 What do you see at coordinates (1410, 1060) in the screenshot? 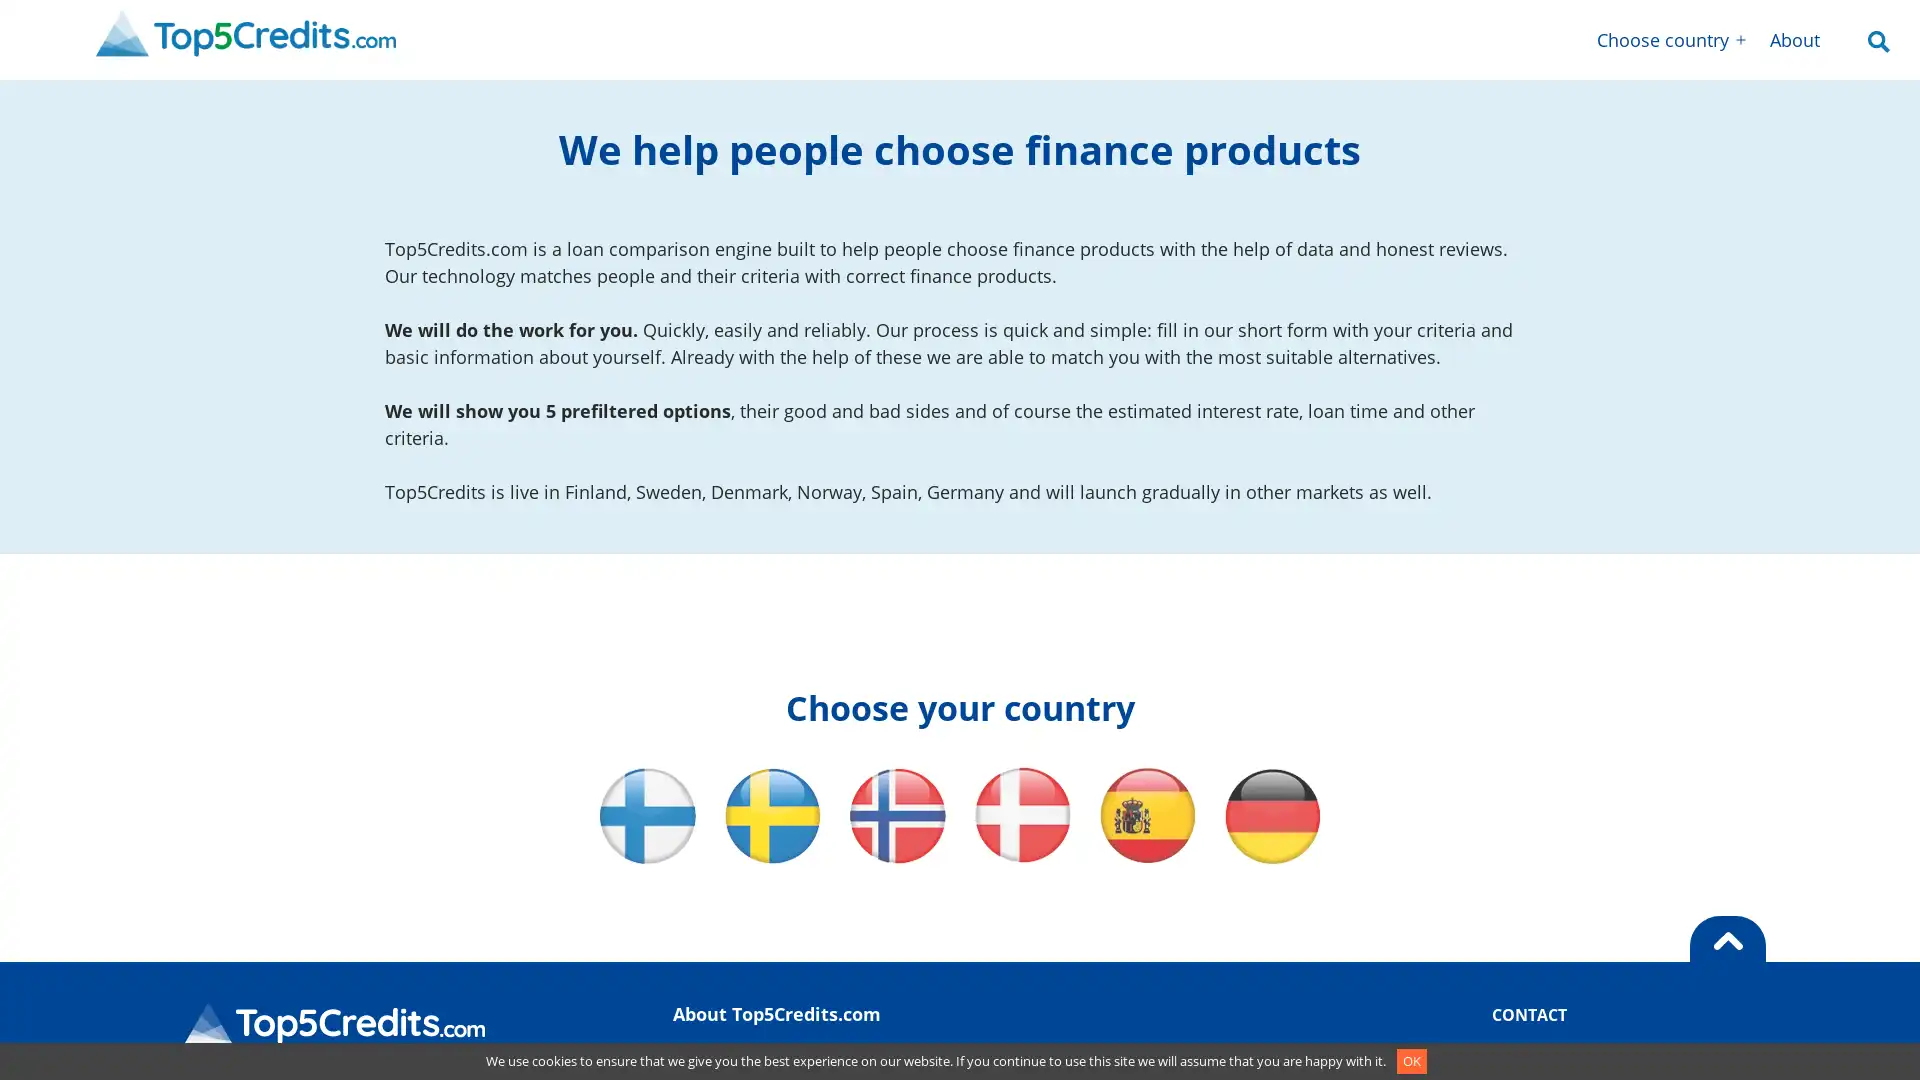
I see `OK` at bounding box center [1410, 1060].